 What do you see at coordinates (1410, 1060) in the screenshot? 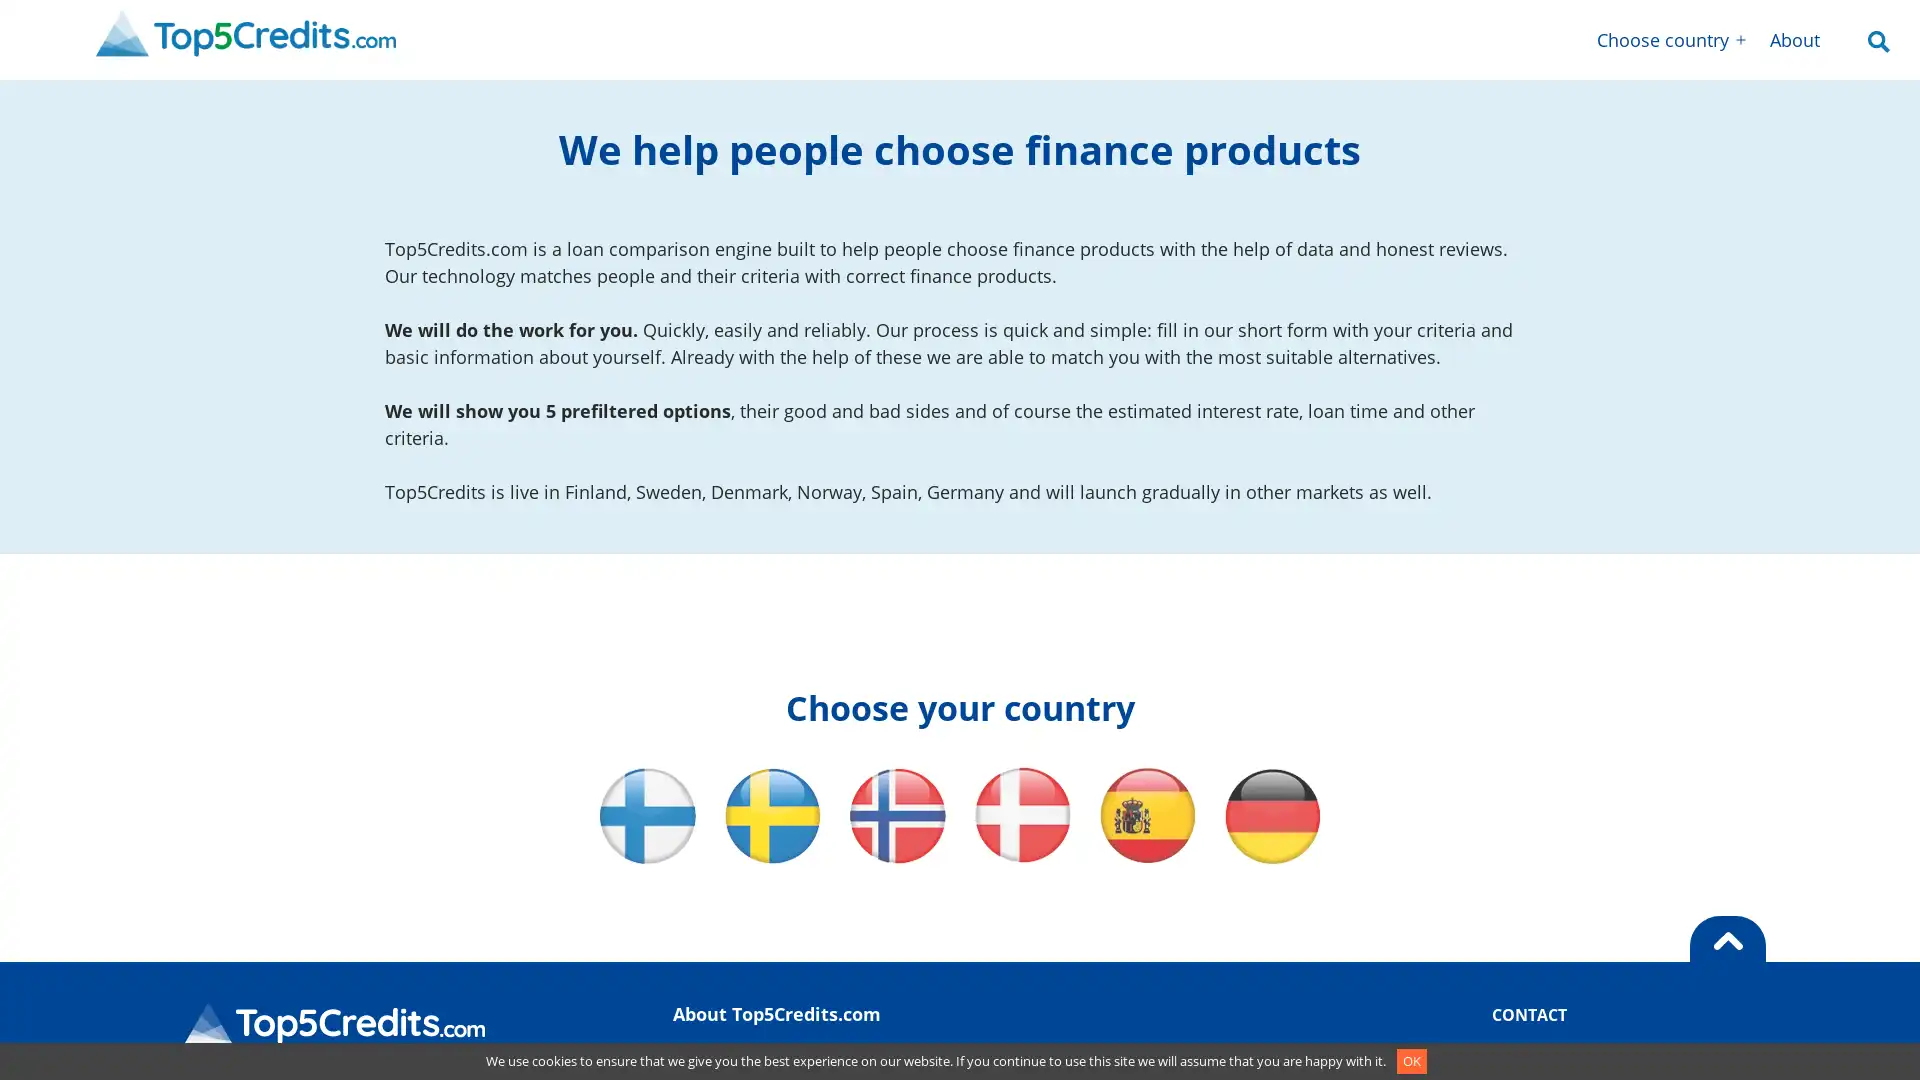
I see `OK` at bounding box center [1410, 1060].